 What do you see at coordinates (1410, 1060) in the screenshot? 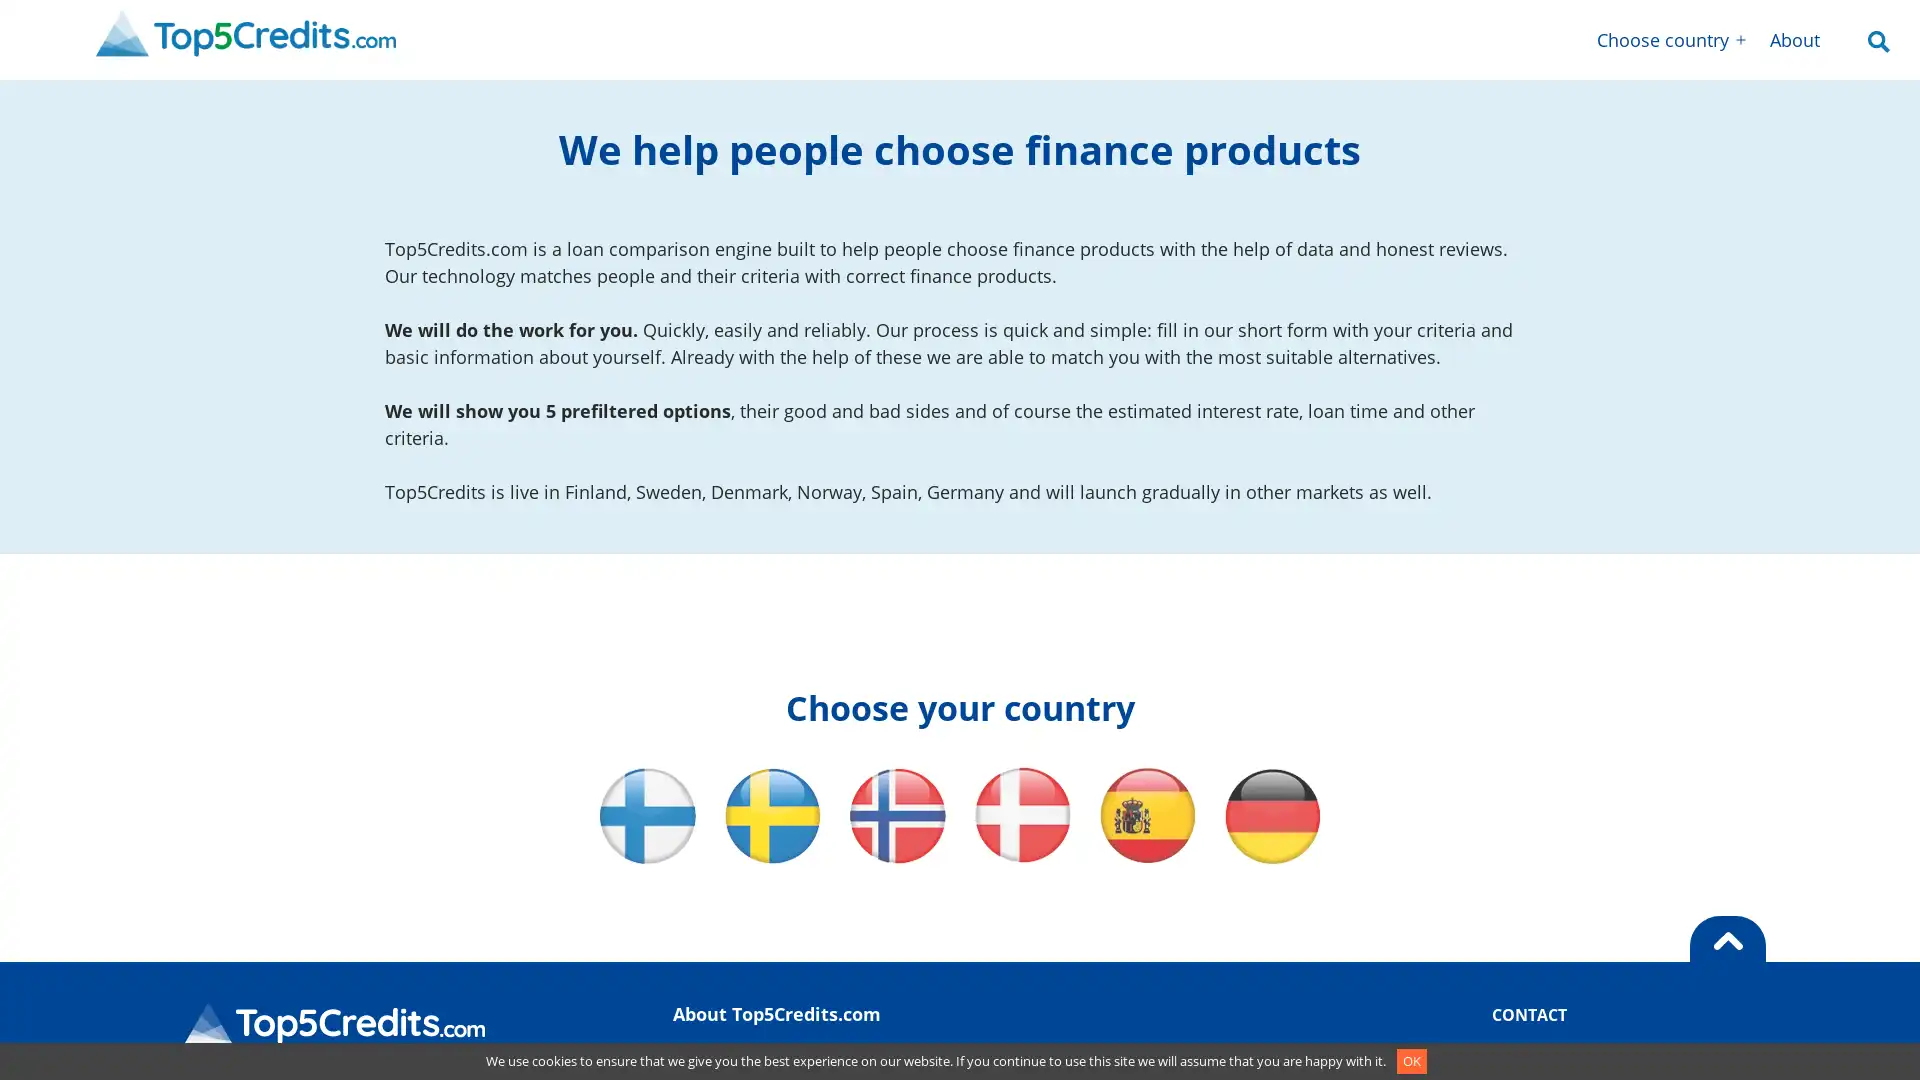
I see `OK` at bounding box center [1410, 1060].